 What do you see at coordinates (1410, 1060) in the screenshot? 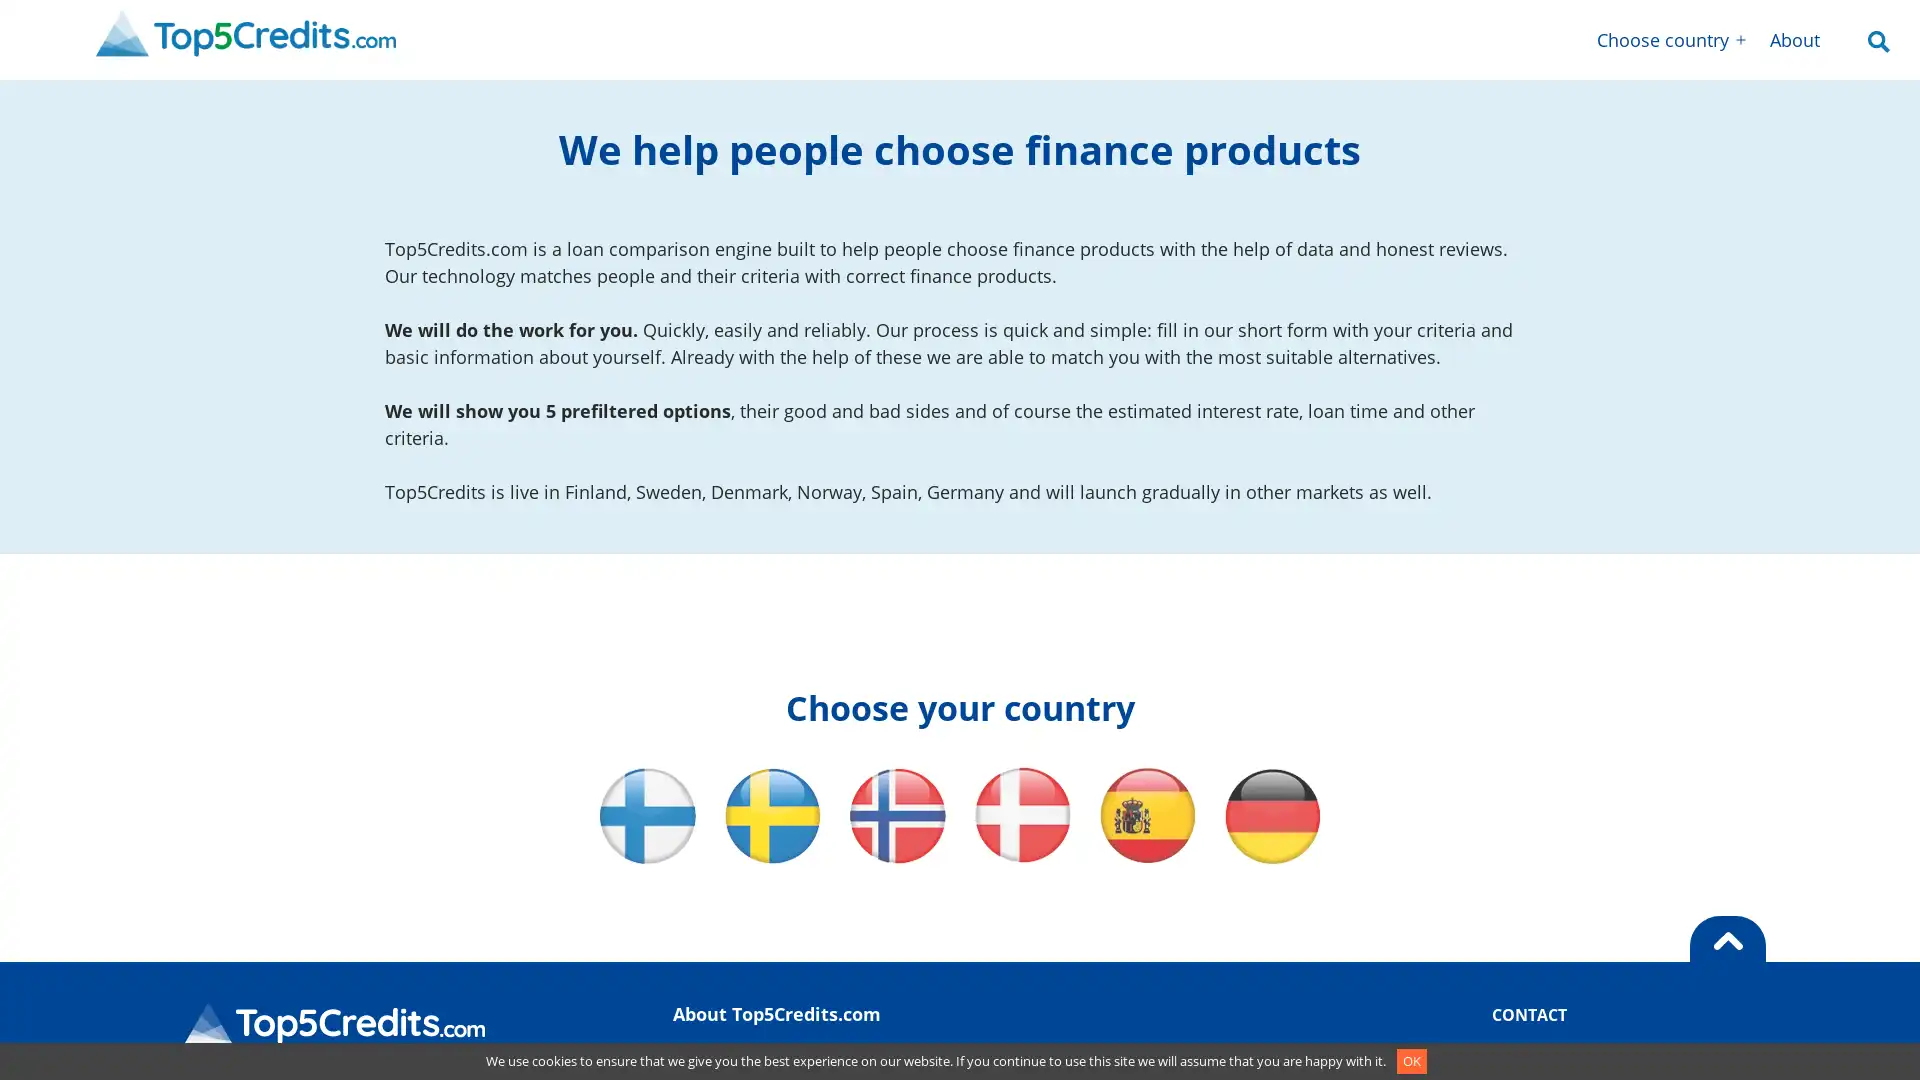
I see `OK` at bounding box center [1410, 1060].